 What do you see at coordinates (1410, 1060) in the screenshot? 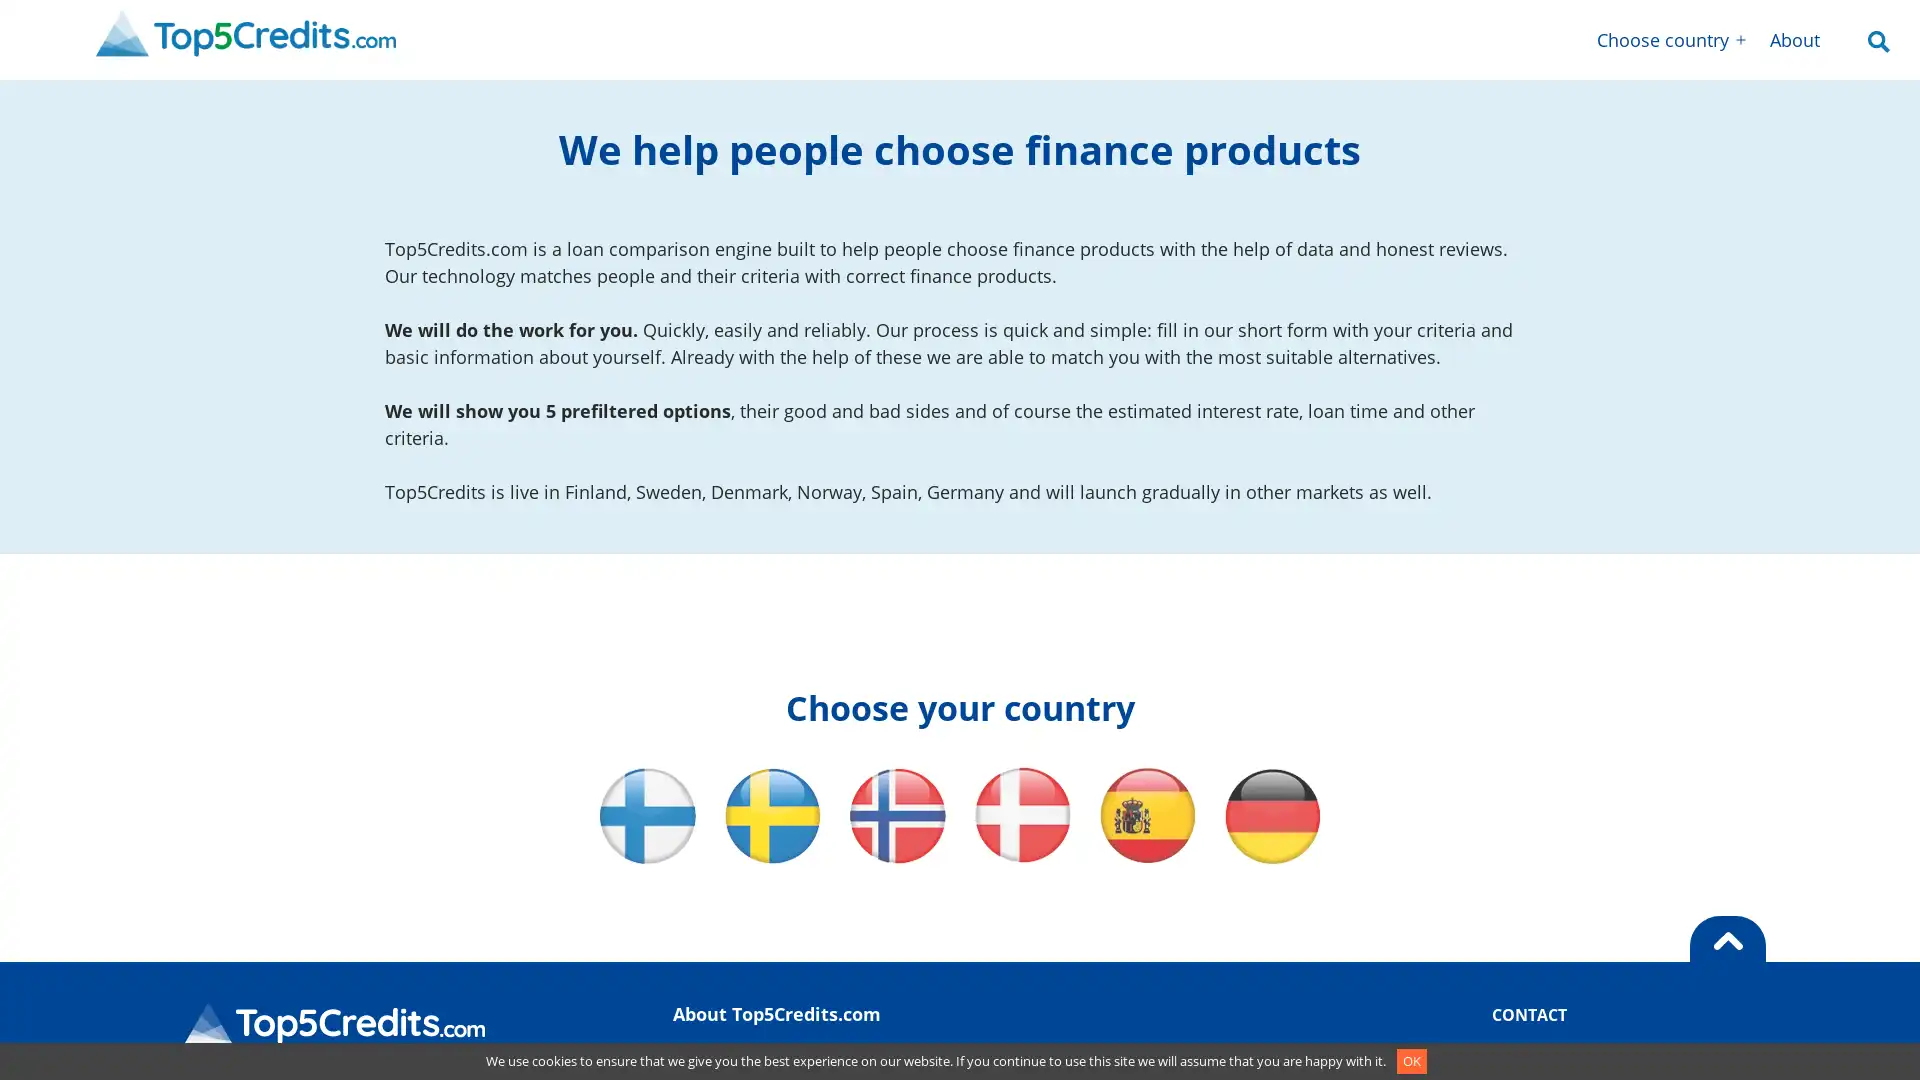
I see `OK` at bounding box center [1410, 1060].